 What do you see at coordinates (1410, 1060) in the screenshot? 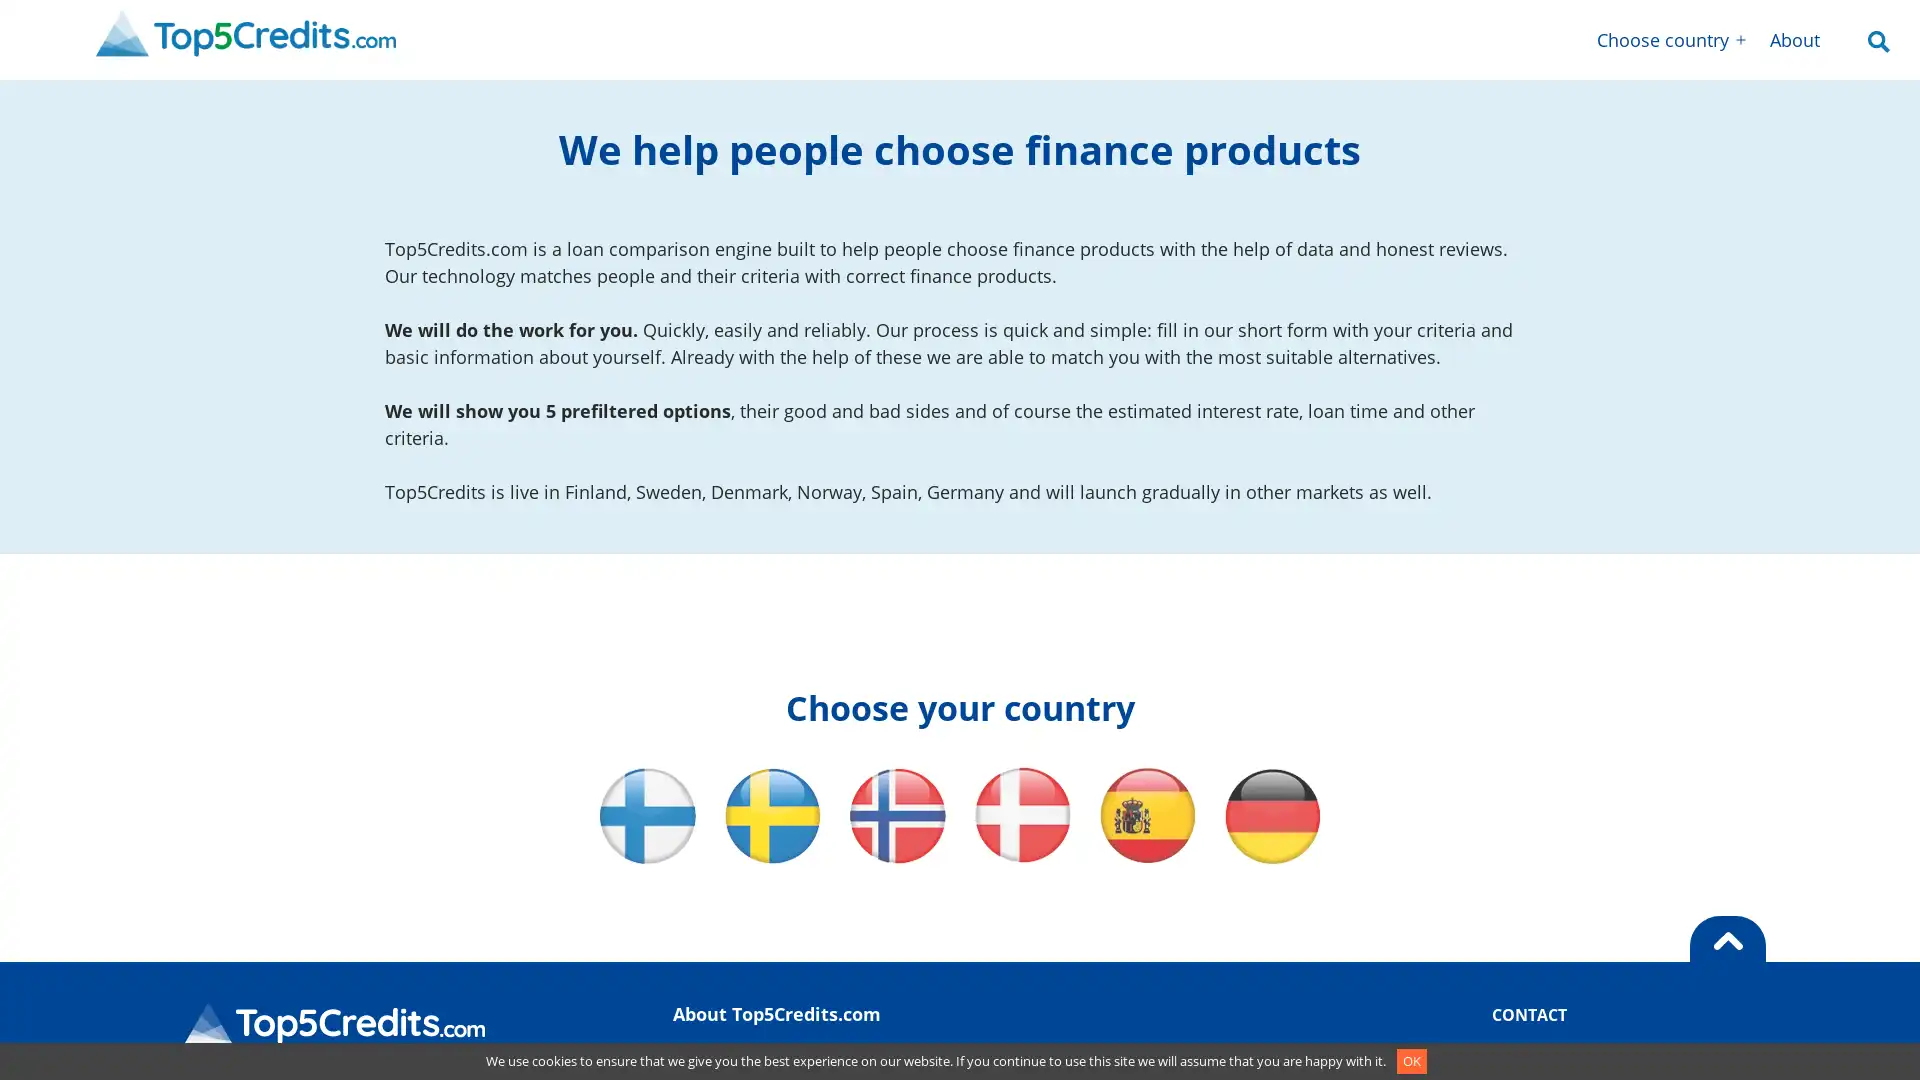
I see `OK` at bounding box center [1410, 1060].